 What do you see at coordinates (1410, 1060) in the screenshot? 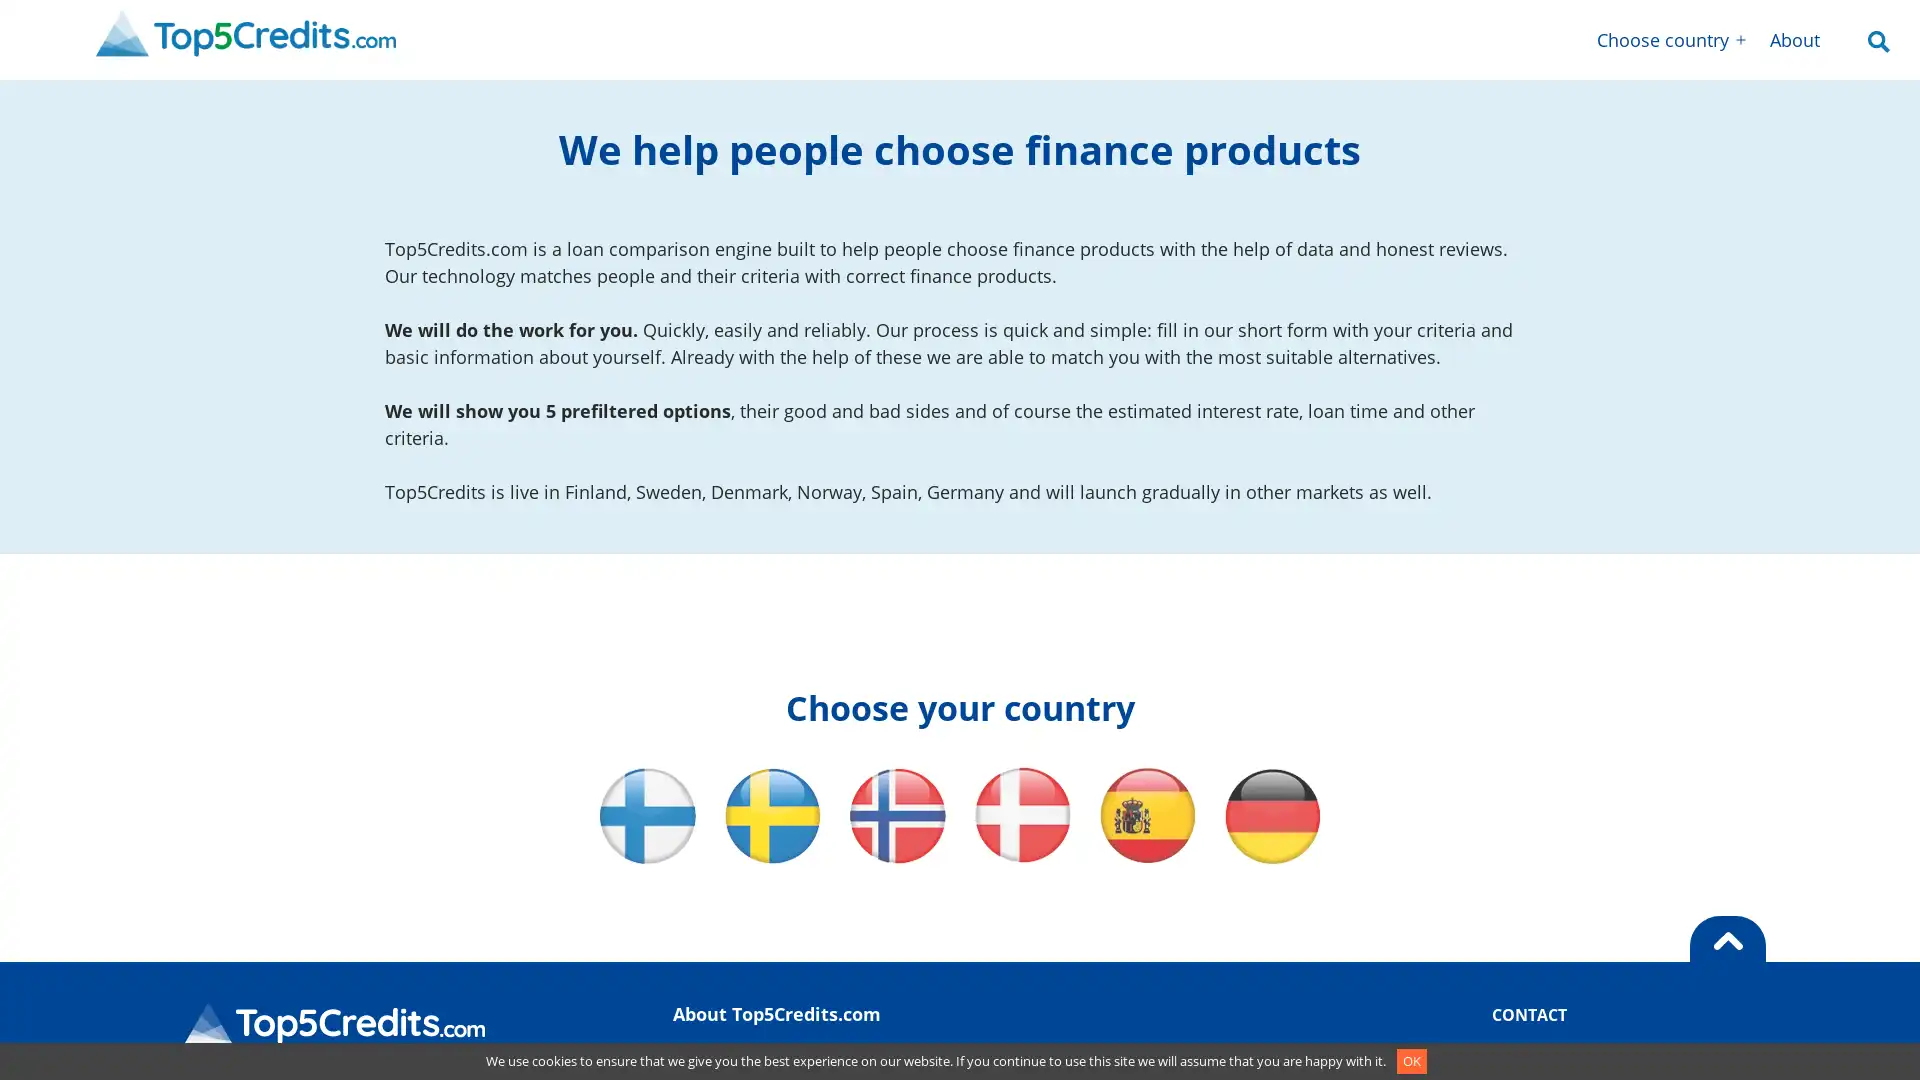
I see `OK` at bounding box center [1410, 1060].